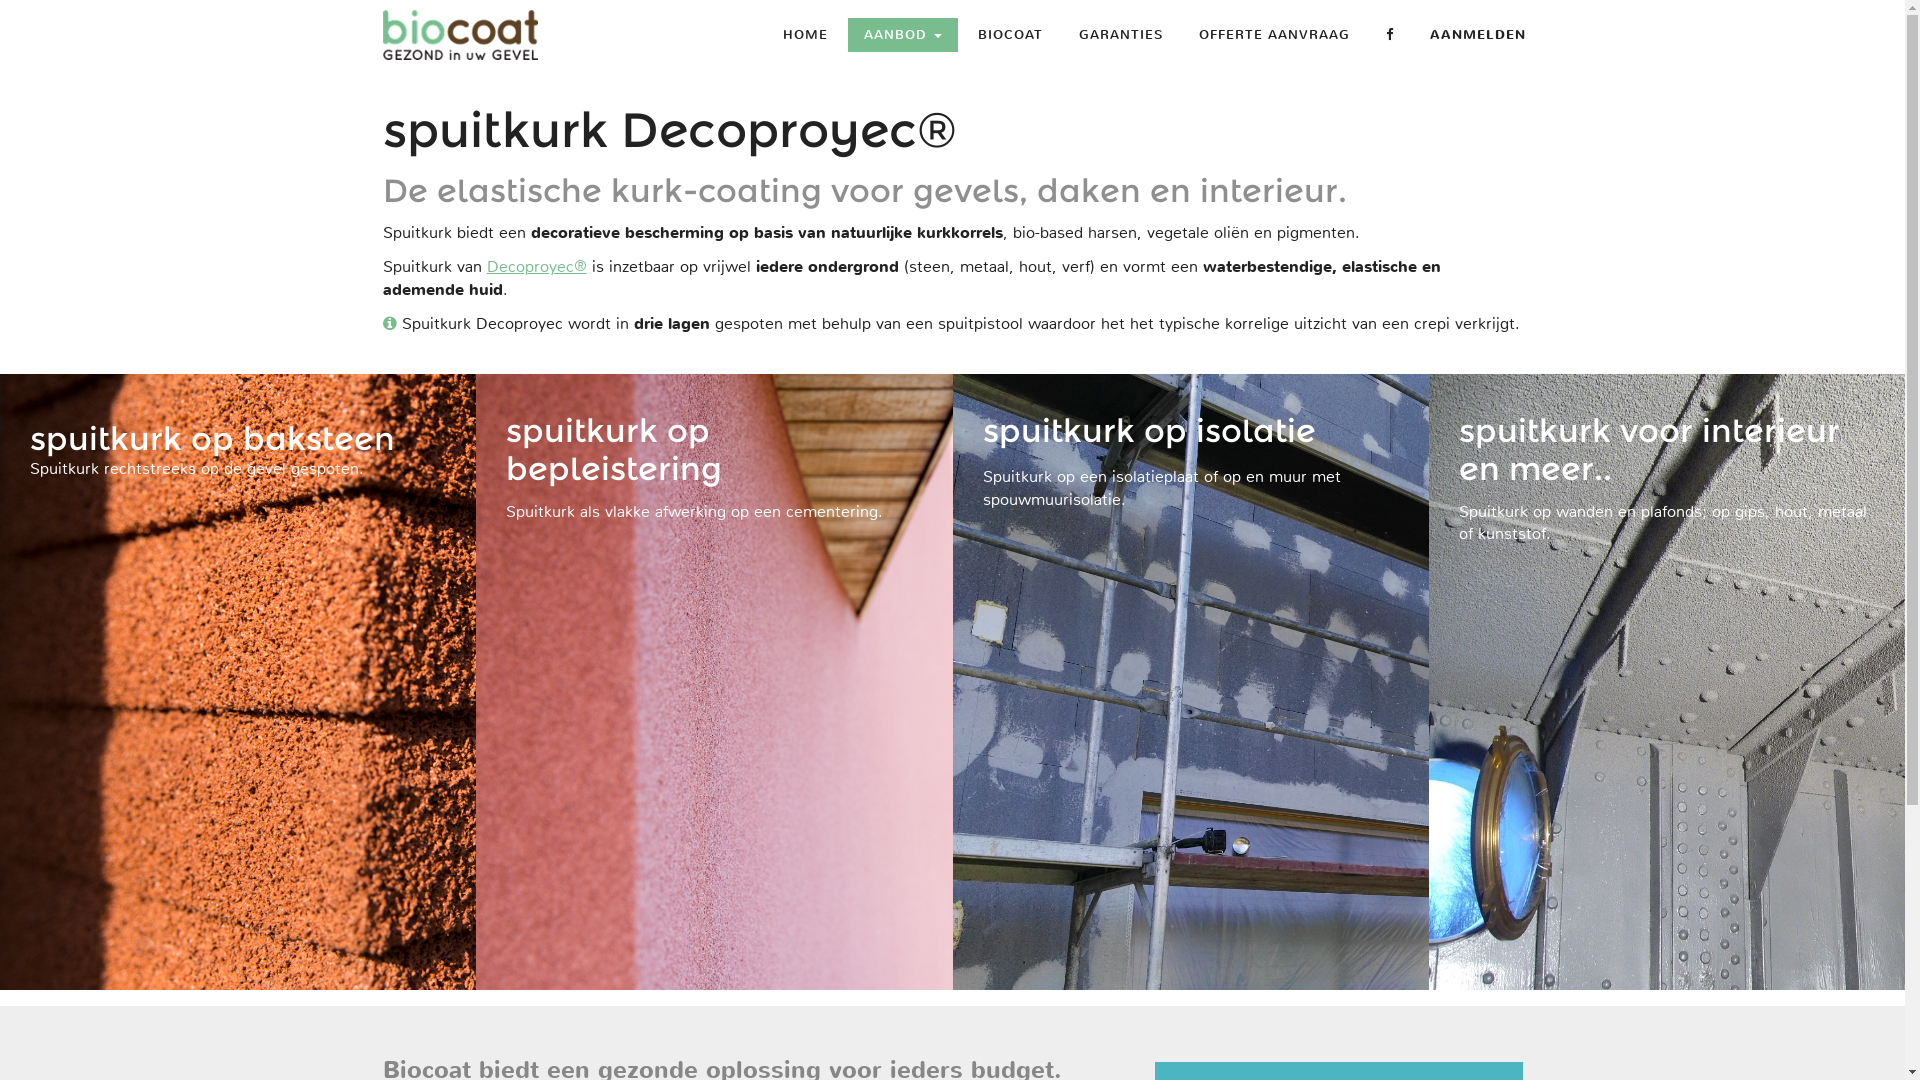 The height and width of the screenshot is (1080, 1920). What do you see at coordinates (1478, 34) in the screenshot?
I see `'AANMELDEN'` at bounding box center [1478, 34].